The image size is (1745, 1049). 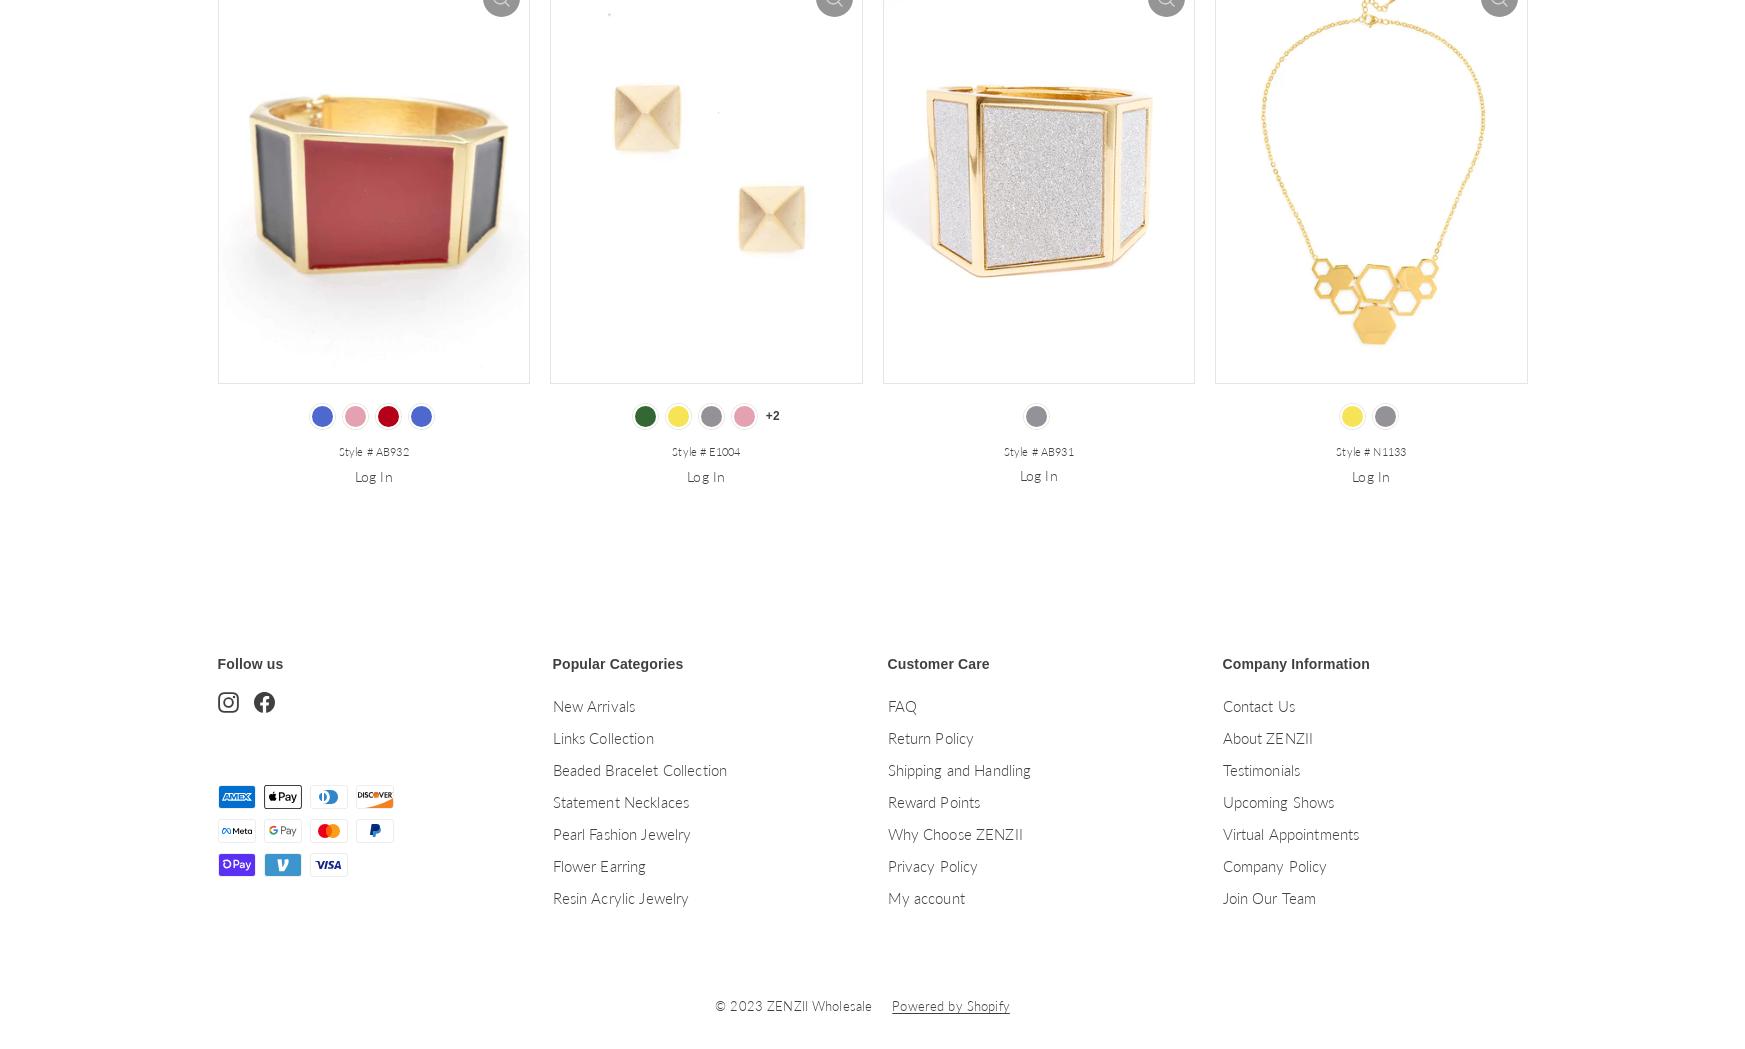 I want to click on 'AB931', so click(x=1055, y=450).